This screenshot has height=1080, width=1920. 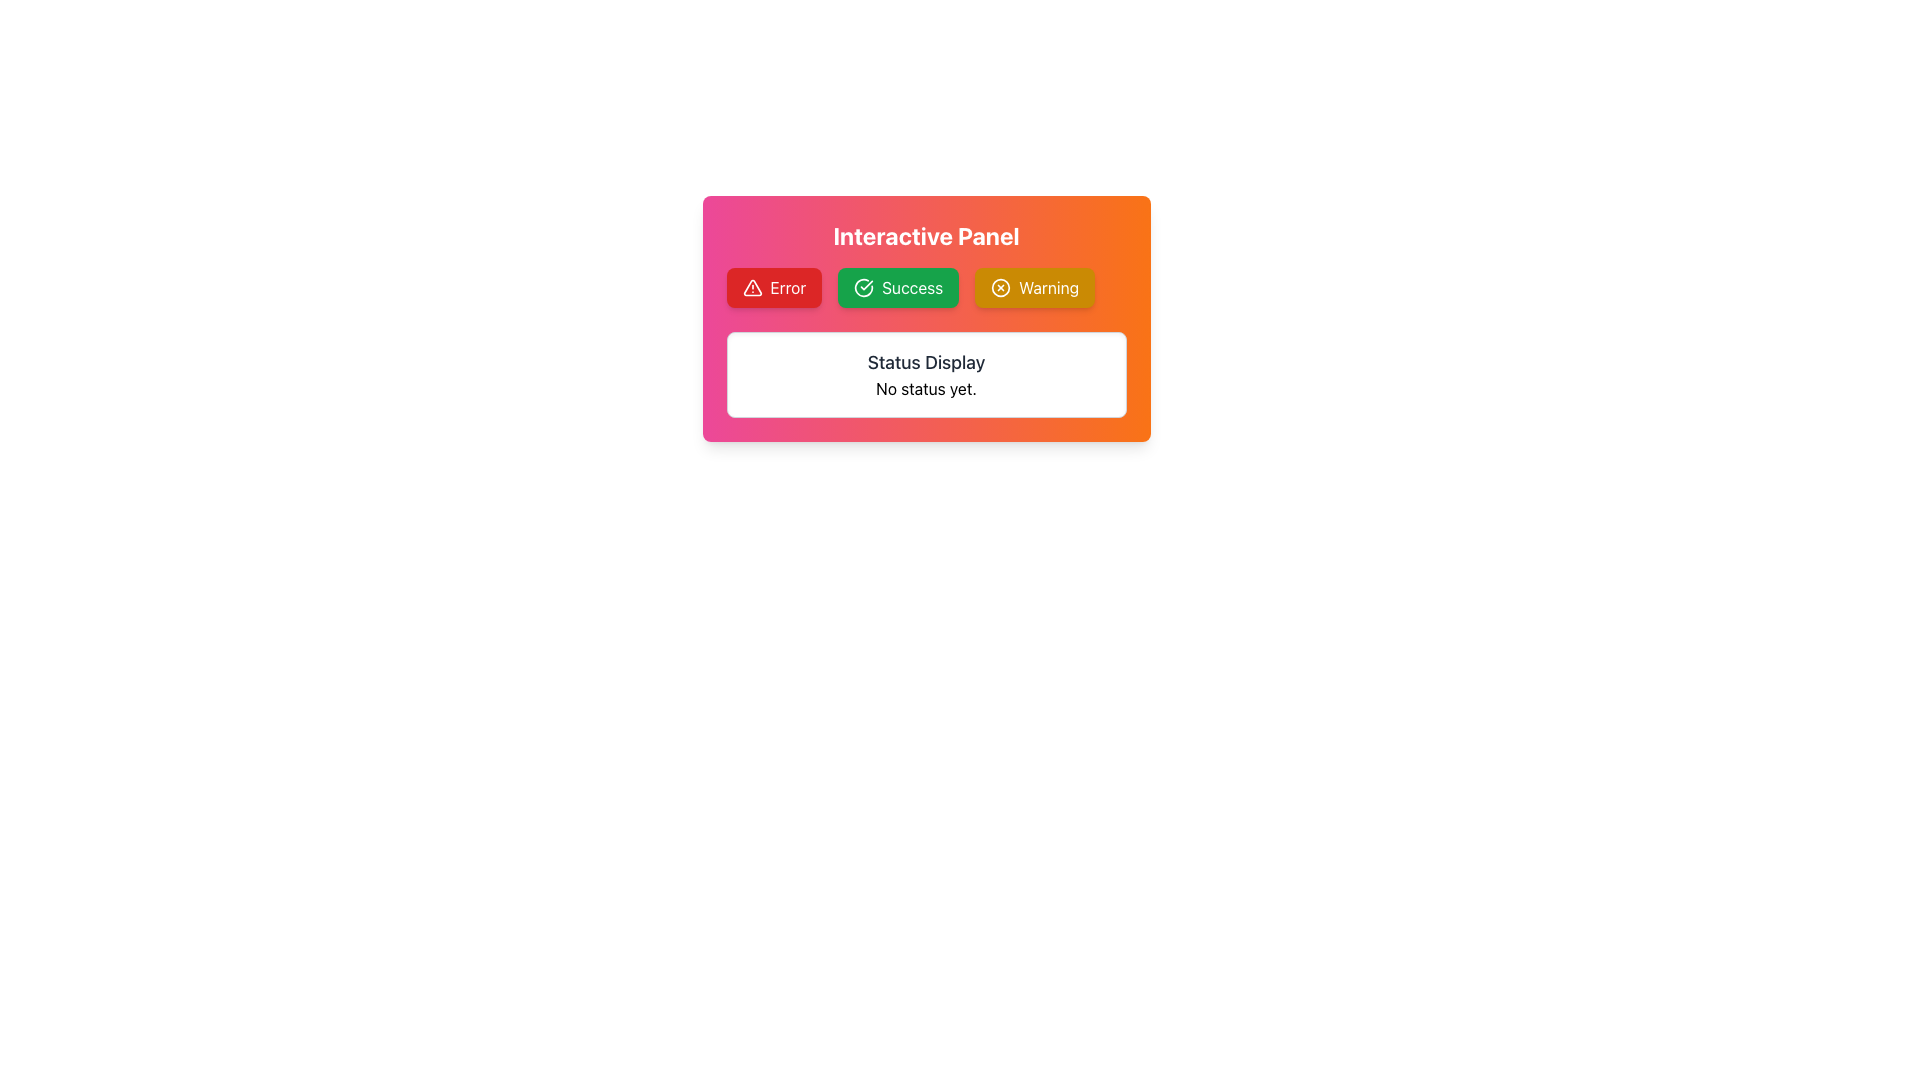 What do you see at coordinates (1001, 288) in the screenshot?
I see `the small circular icon with a yellow background and a white border that contains a white 'X' symbol, located to the left of the text label 'Warning' within the last button of the 'Interactive Panel'` at bounding box center [1001, 288].